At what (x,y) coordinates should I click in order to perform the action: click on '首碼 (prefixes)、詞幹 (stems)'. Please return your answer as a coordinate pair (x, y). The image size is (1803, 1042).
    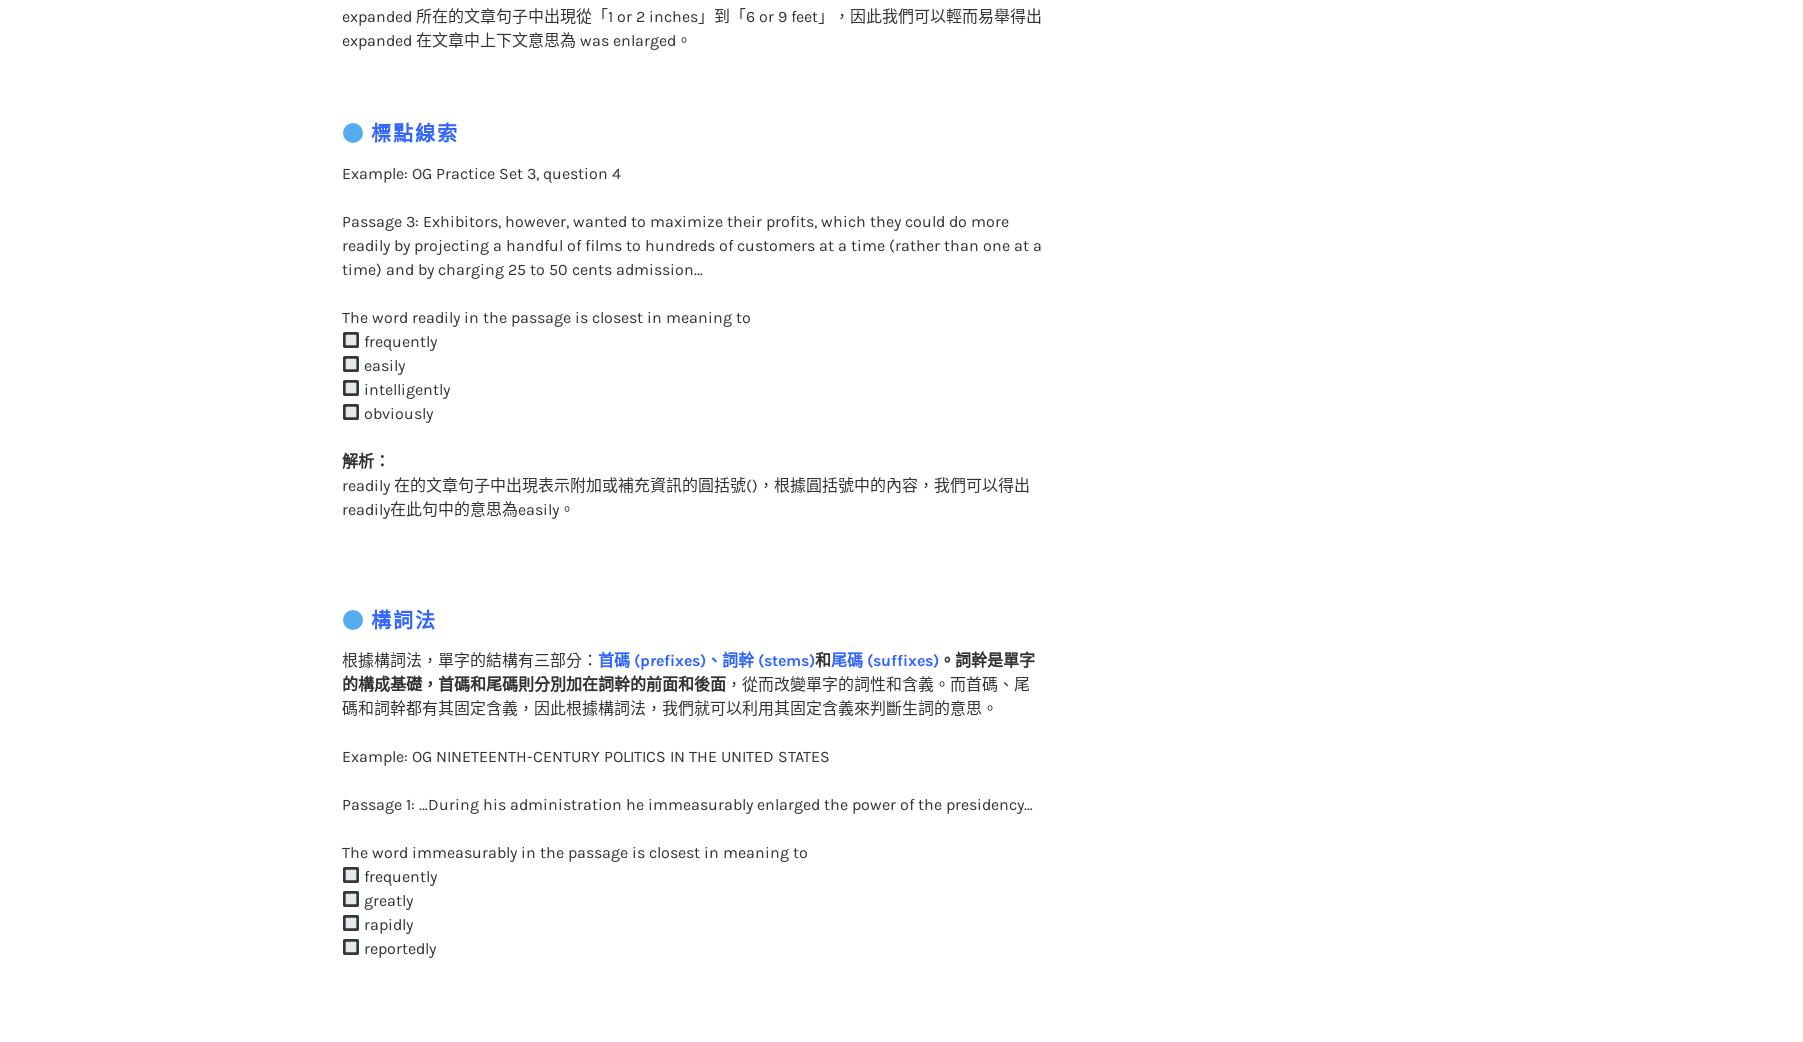
    Looking at the image, I should click on (704, 619).